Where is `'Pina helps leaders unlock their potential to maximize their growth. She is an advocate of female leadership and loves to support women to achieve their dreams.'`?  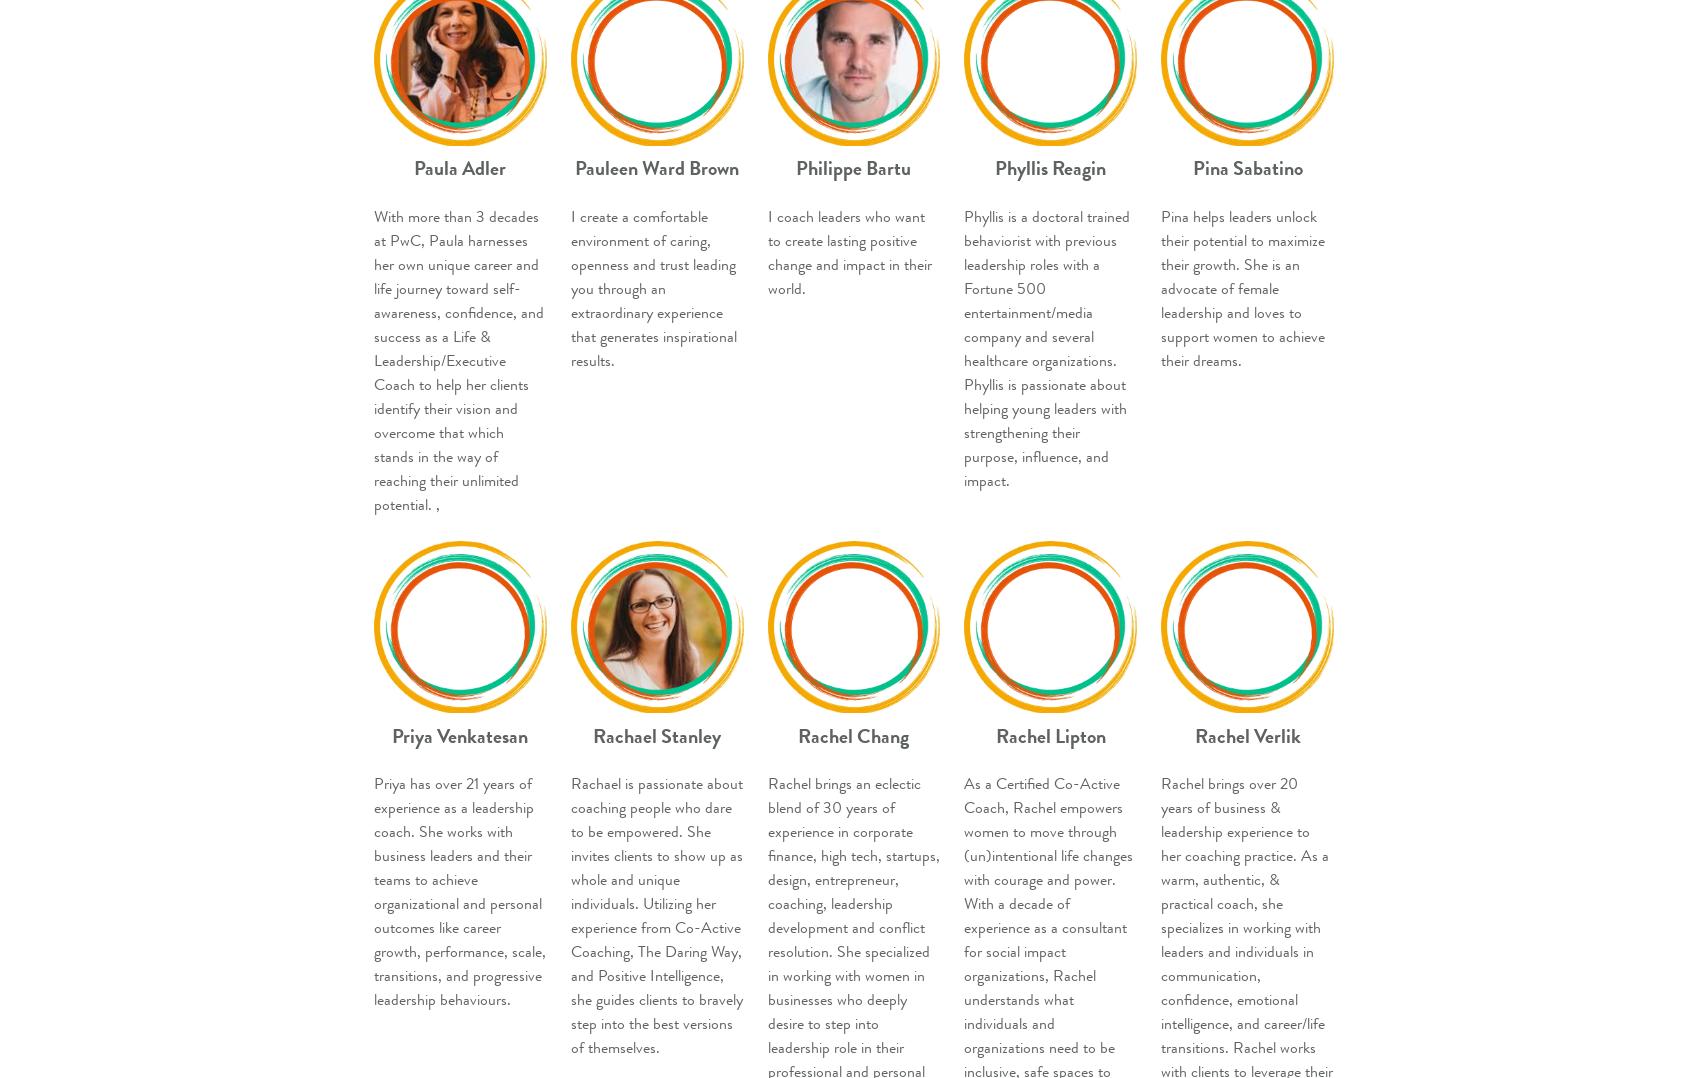 'Pina helps leaders unlock their potential to maximize their growth. She is an advocate of female leadership and loves to support women to achieve their dreams.' is located at coordinates (1160, 288).